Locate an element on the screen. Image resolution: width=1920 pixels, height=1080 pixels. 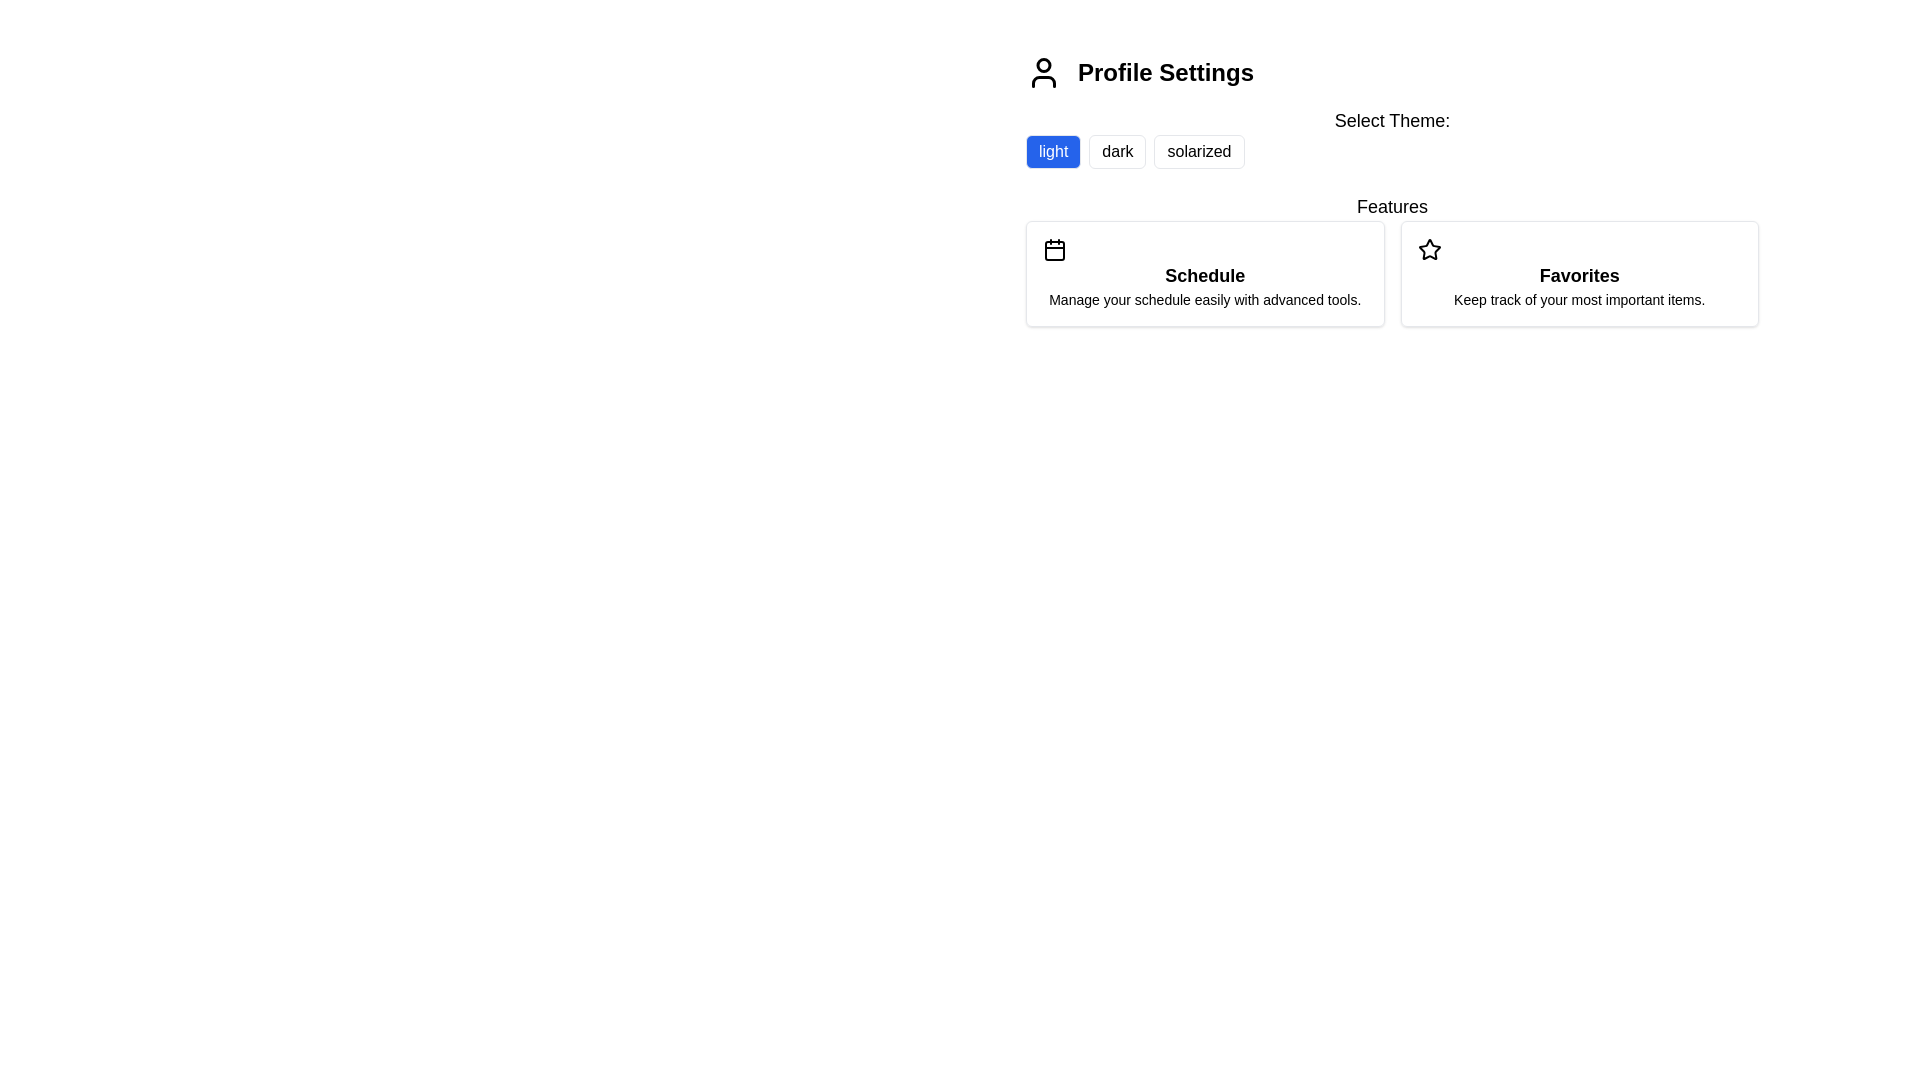
the star icon in the 'Favorites' section, which is outlined and located in the upper-left corner of the content block is located at coordinates (1428, 249).